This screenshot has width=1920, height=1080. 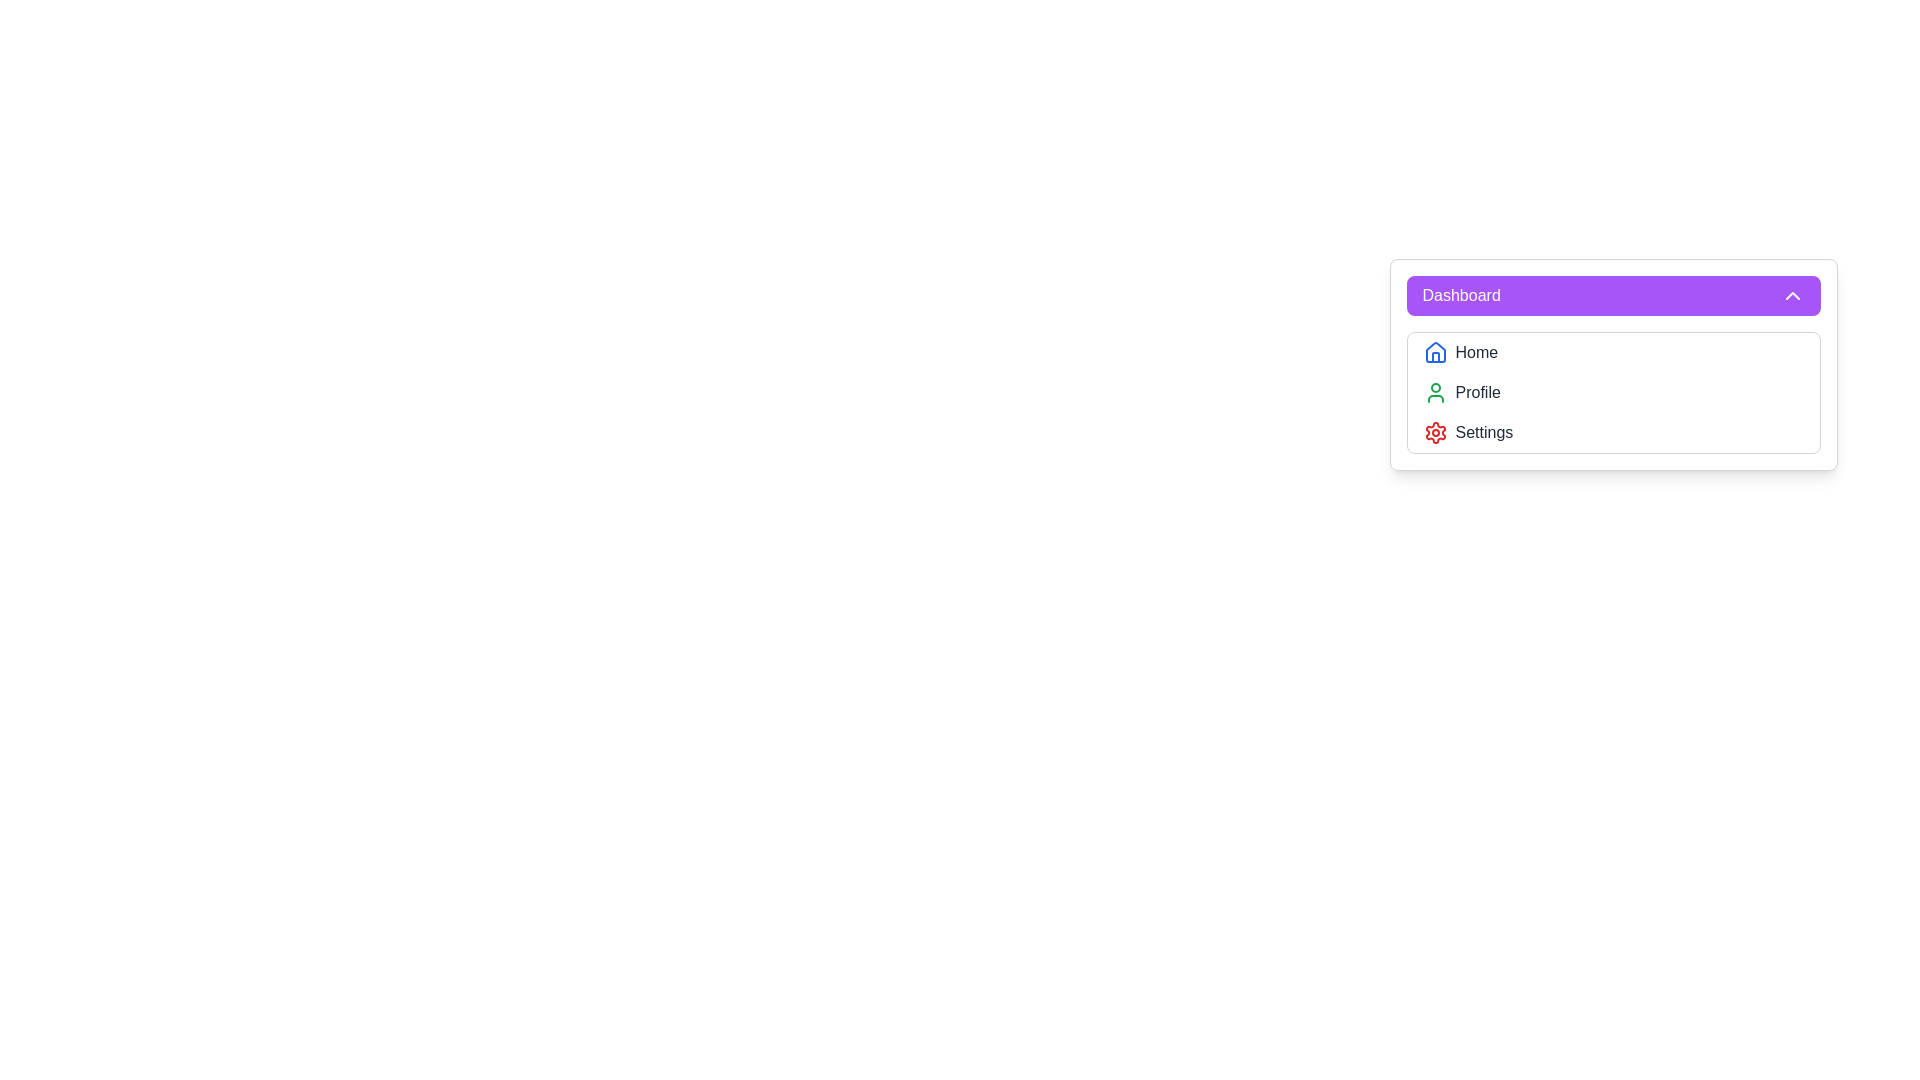 I want to click on the 'Dashboard' text label, which is styled with white text on a purple background and located at the top-left of a dropdown component, so click(x=1461, y=296).